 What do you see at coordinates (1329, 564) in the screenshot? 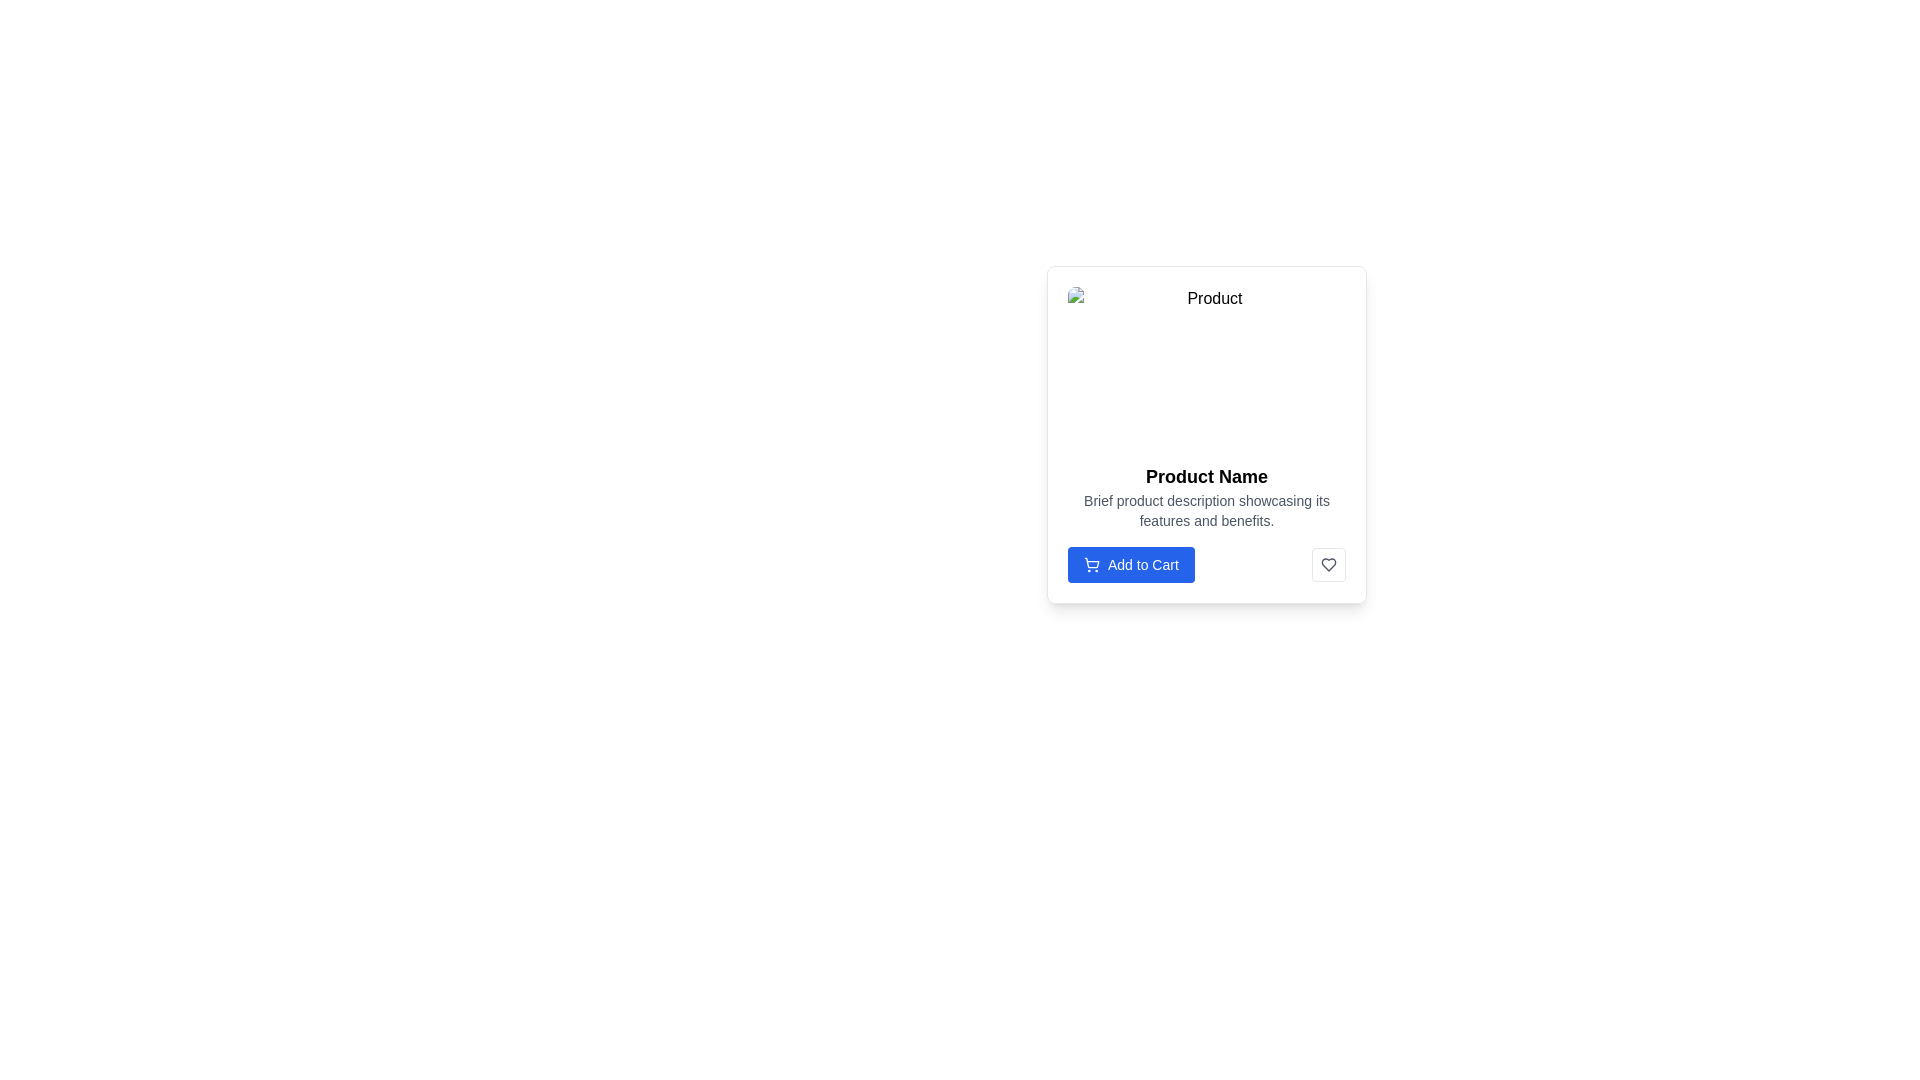
I see `the heart icon representing the 'favorite' or 'like' function located at the bottom-right corner of the card-like component` at bounding box center [1329, 564].